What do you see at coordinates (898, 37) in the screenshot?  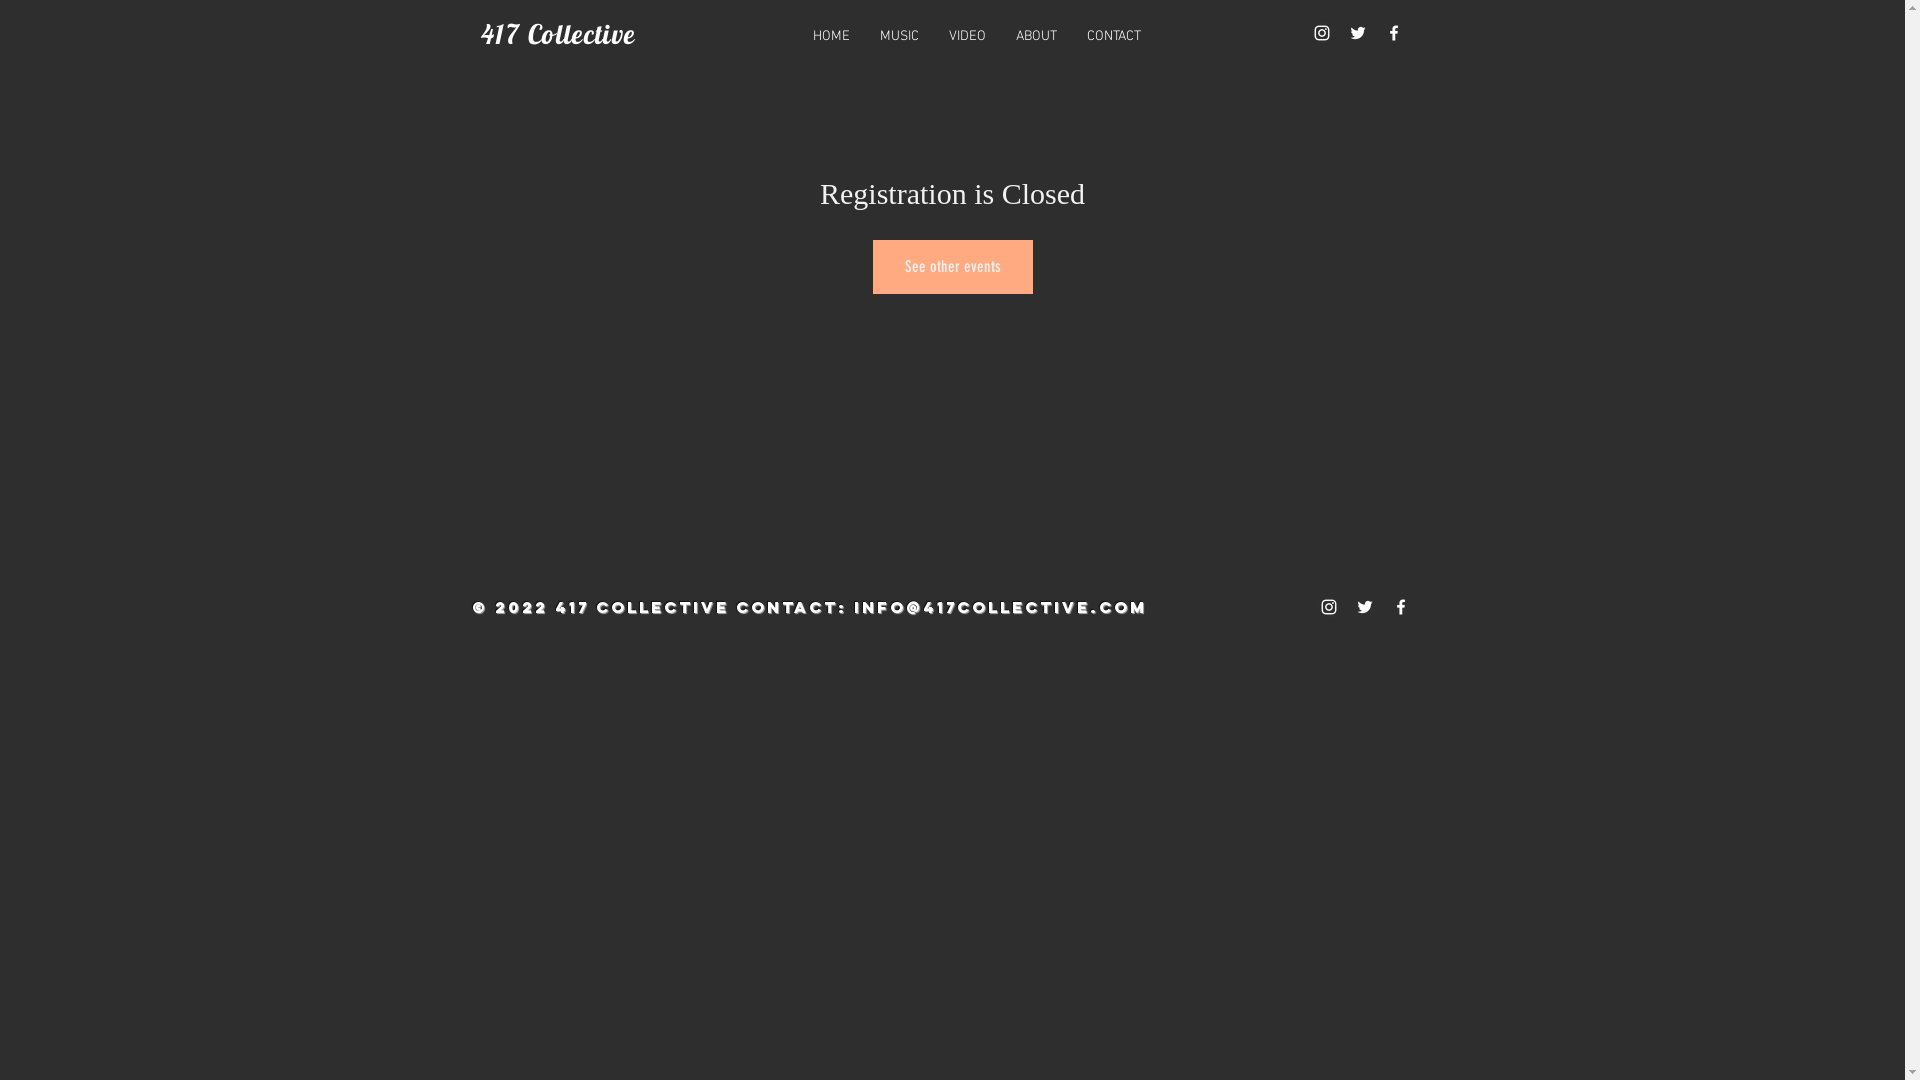 I see `'MUSIC'` at bounding box center [898, 37].